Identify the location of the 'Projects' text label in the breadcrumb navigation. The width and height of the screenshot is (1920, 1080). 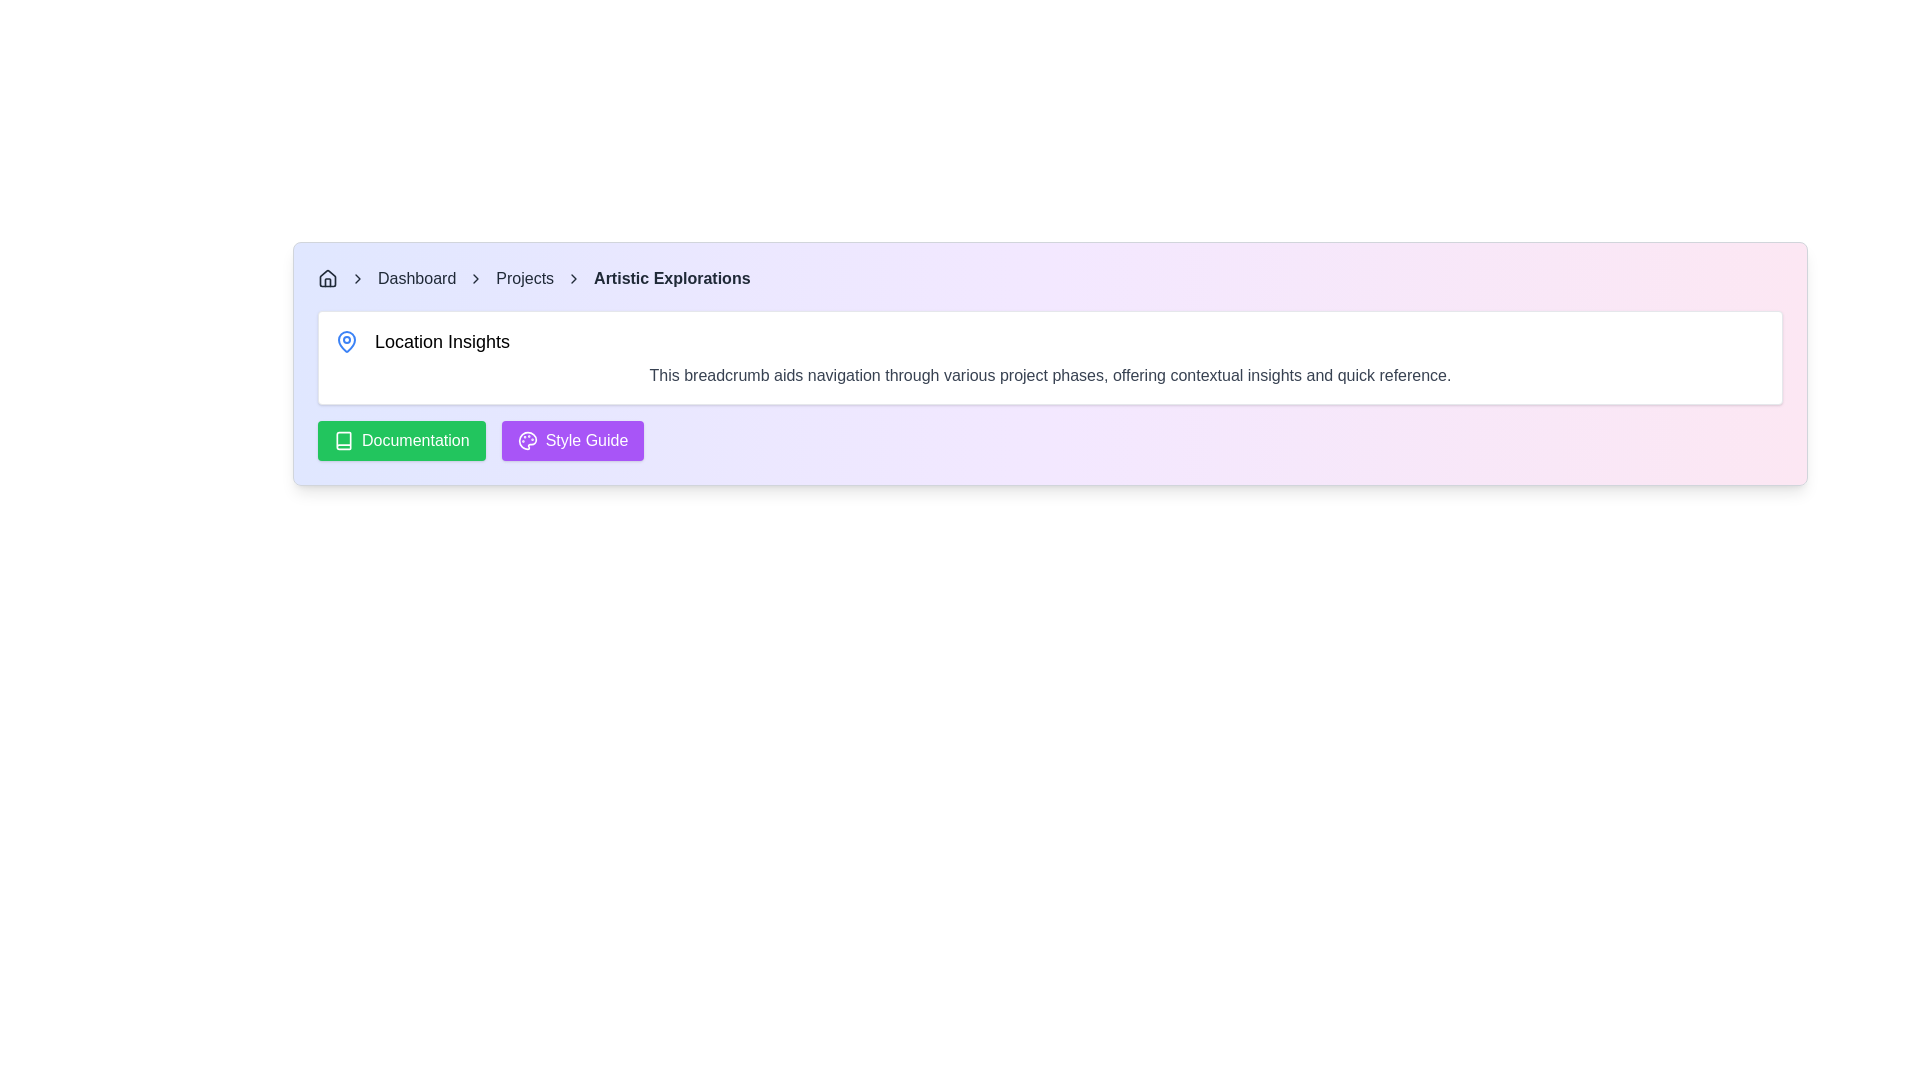
(525, 278).